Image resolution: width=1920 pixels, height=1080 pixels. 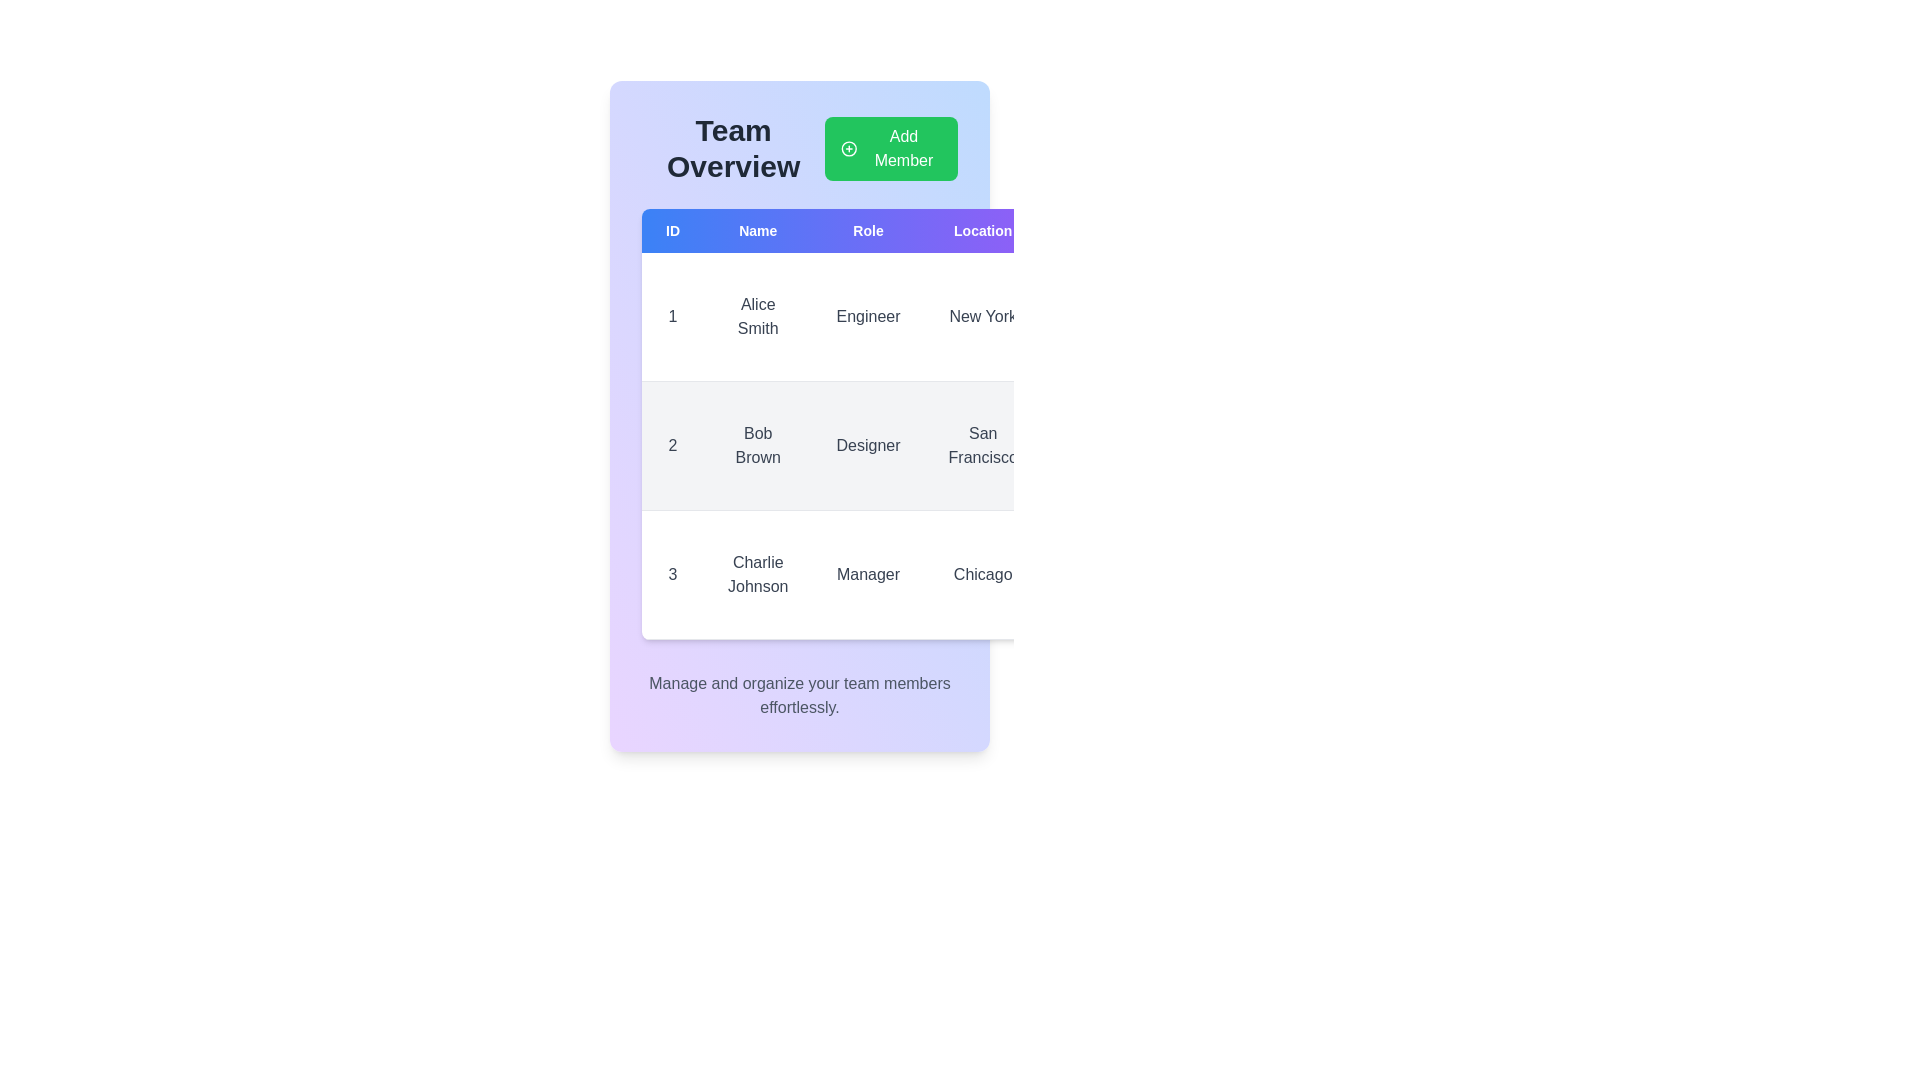 What do you see at coordinates (672, 574) in the screenshot?
I see `the text label that serves as an identifier in the first column of the third row in a tabular structure, adjacent to 'Charlie Johnson'` at bounding box center [672, 574].